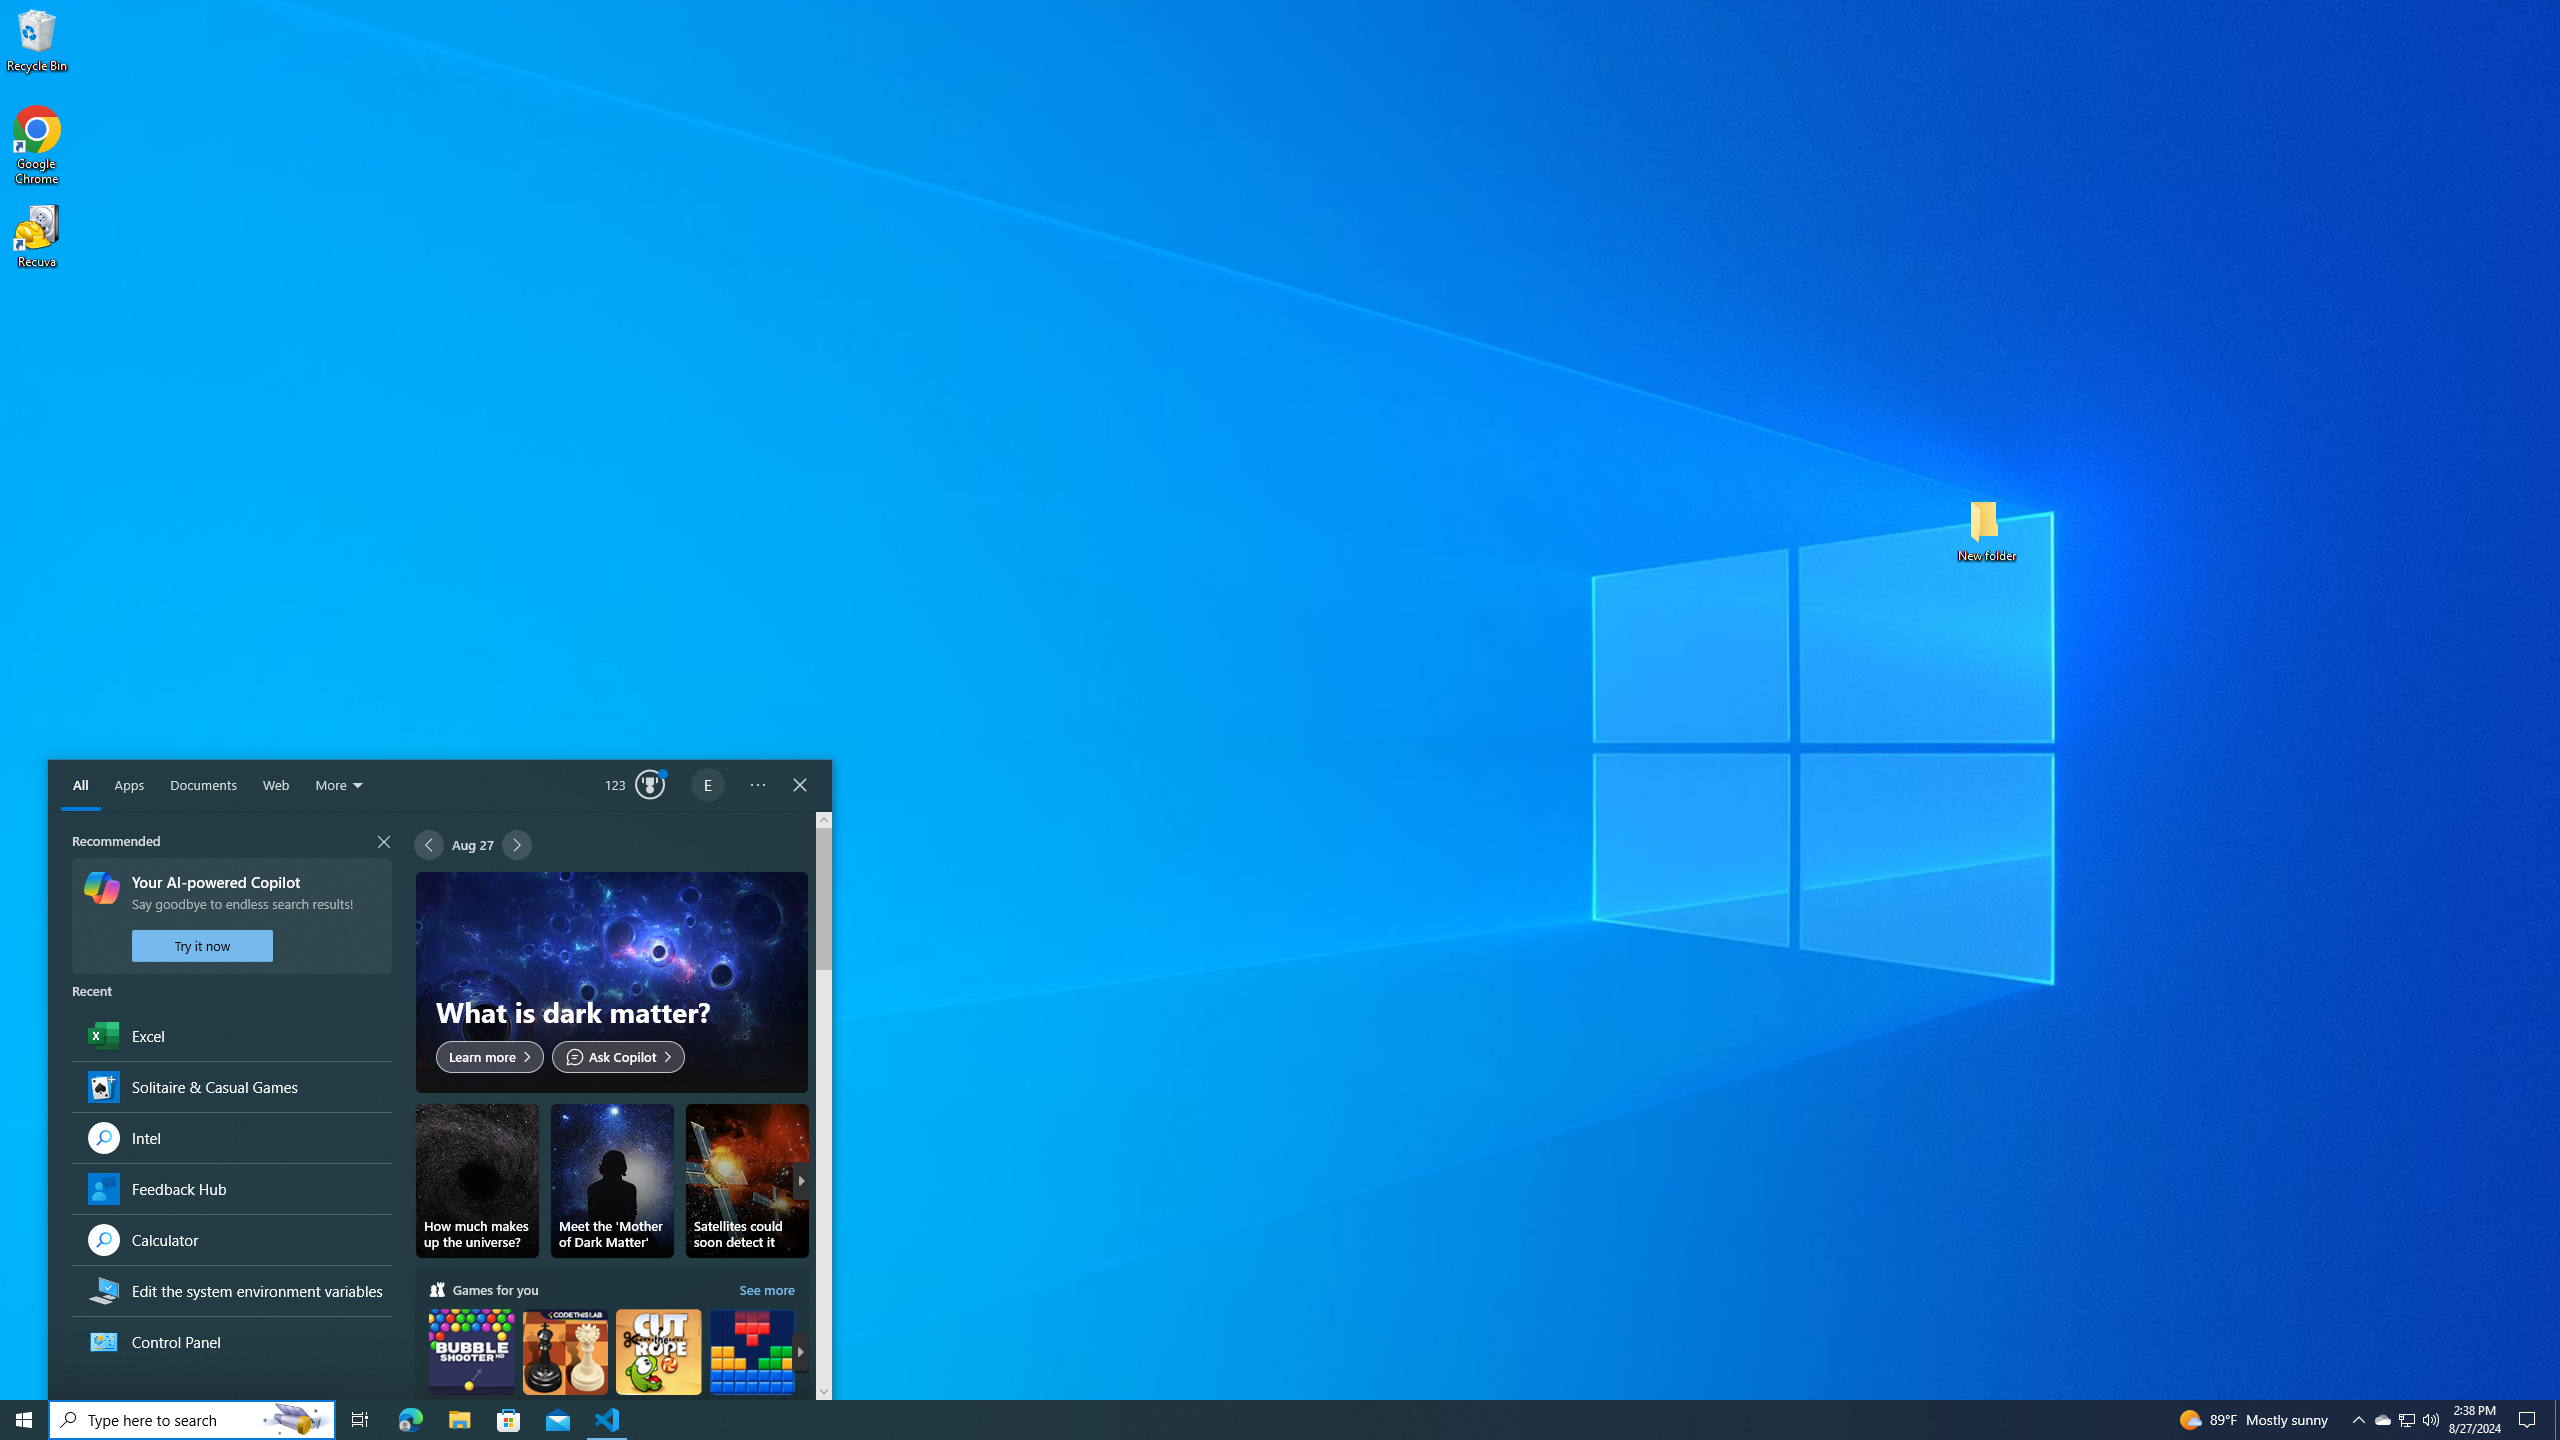 The width and height of the screenshot is (2560, 1440). I want to click on 'Solitaire & Casual Games, App', so click(231, 1085).